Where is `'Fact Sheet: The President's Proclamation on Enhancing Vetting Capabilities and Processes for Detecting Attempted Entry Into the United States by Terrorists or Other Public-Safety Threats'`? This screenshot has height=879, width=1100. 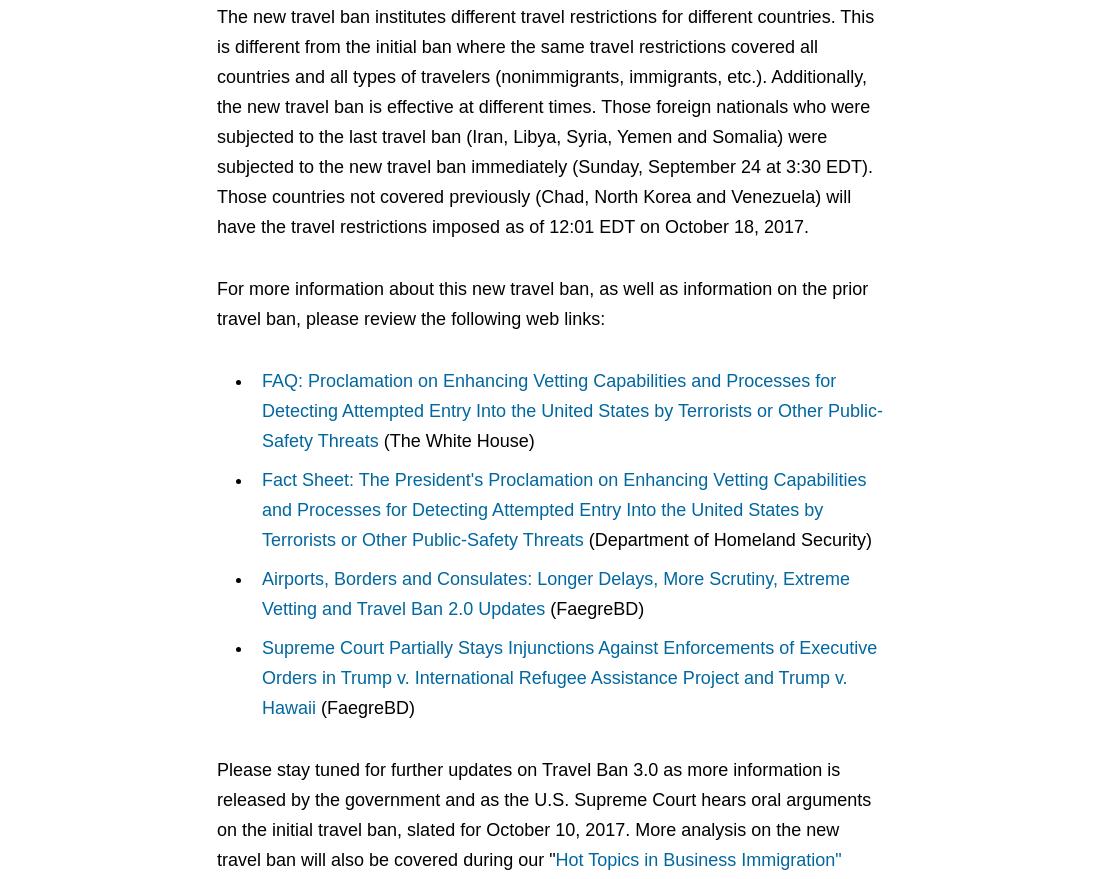
'Fact Sheet: The President's Proclamation on Enhancing Vetting Capabilities and Processes for Detecting Attempted Entry Into the United States by Terrorists or Other Public-Safety Threats' is located at coordinates (262, 508).